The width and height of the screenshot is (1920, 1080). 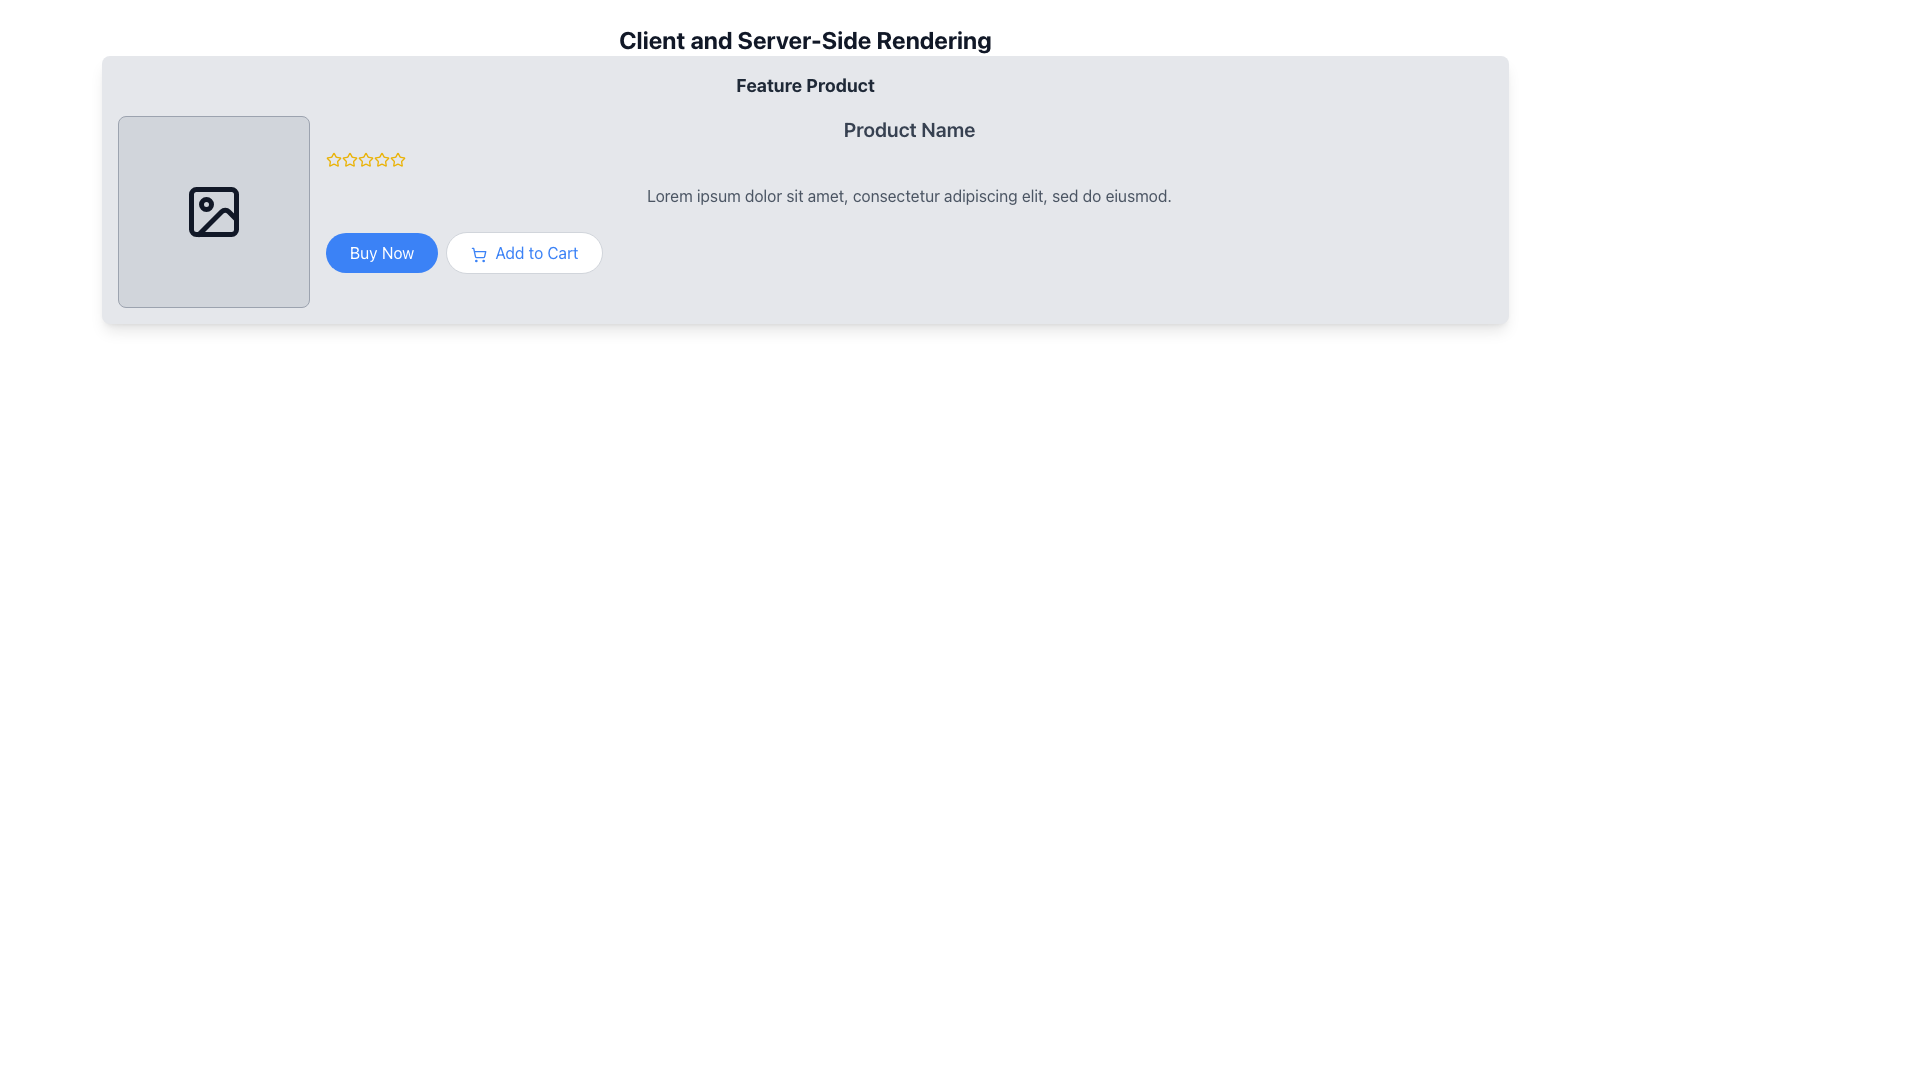 I want to click on the first Rating Star Icon located below the product image to set a user's rating for the product, so click(x=334, y=158).